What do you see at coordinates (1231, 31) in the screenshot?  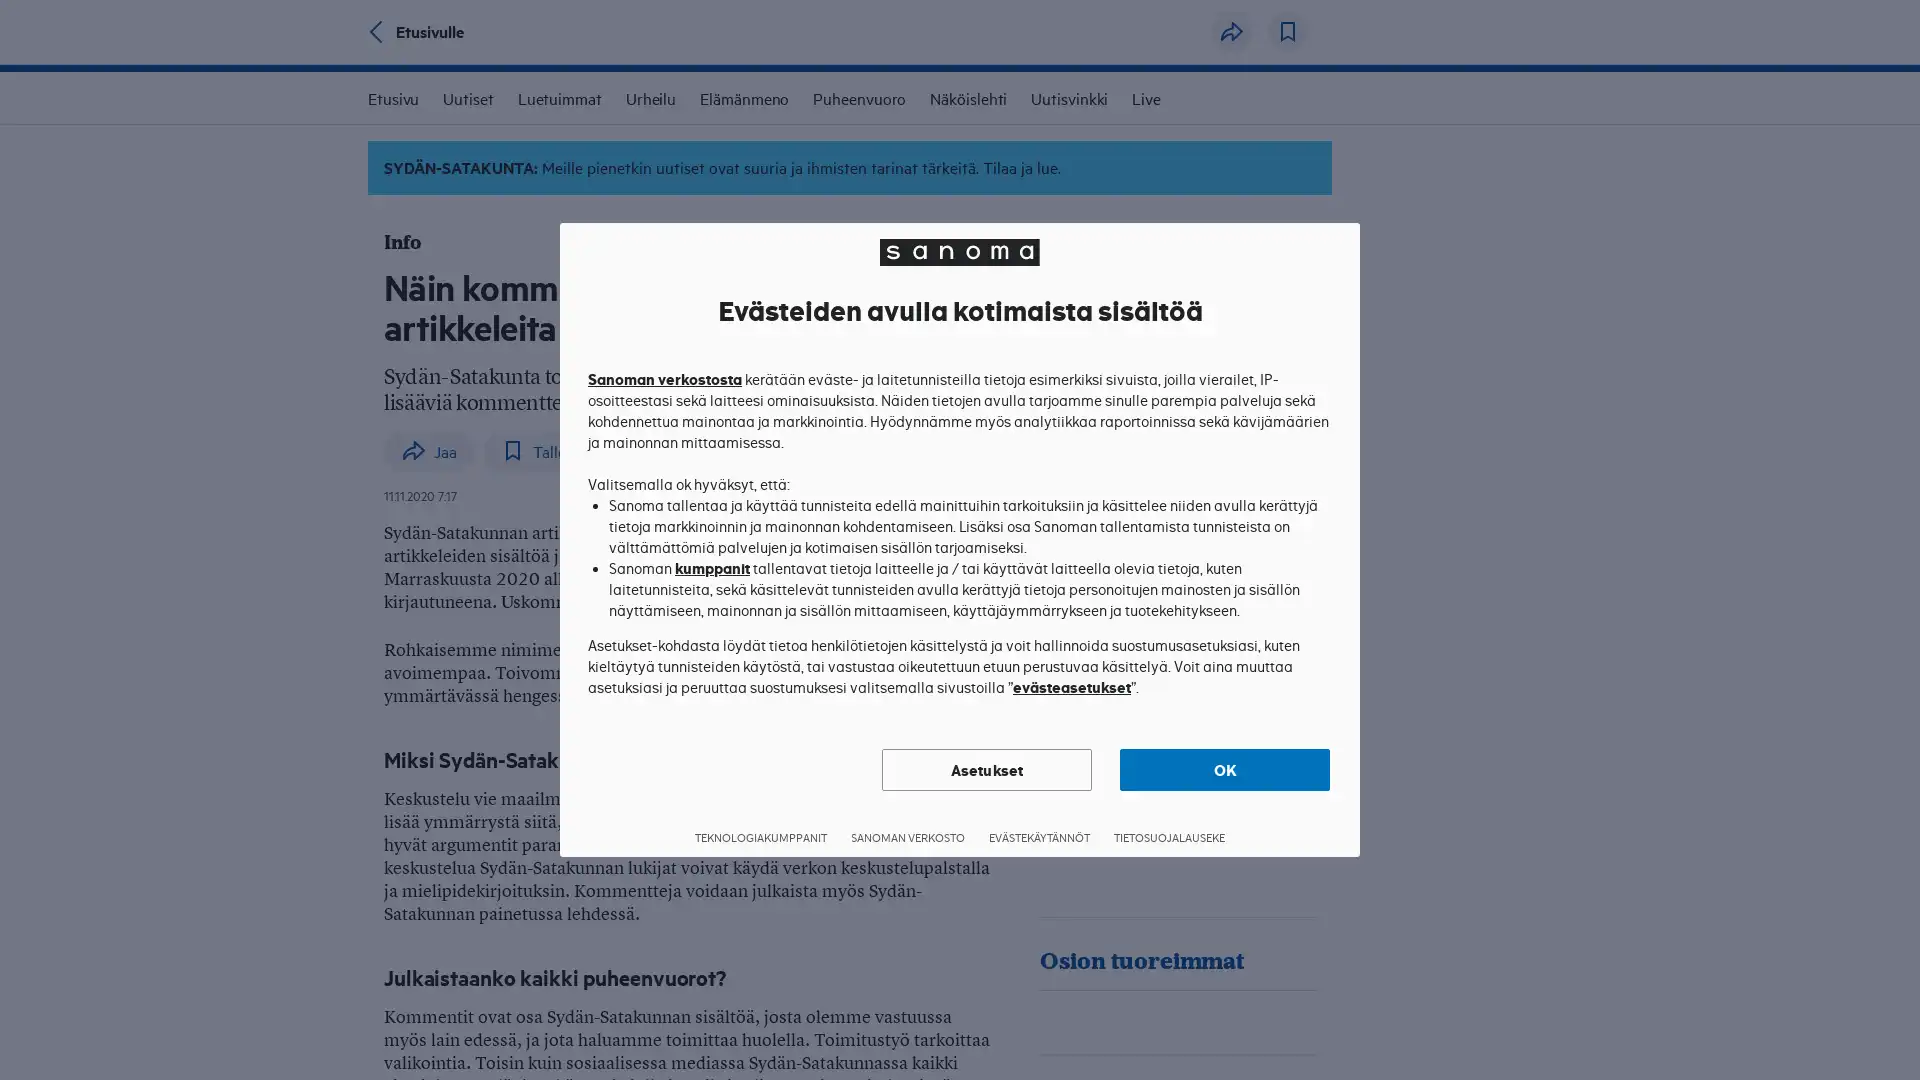 I see `Jaa` at bounding box center [1231, 31].